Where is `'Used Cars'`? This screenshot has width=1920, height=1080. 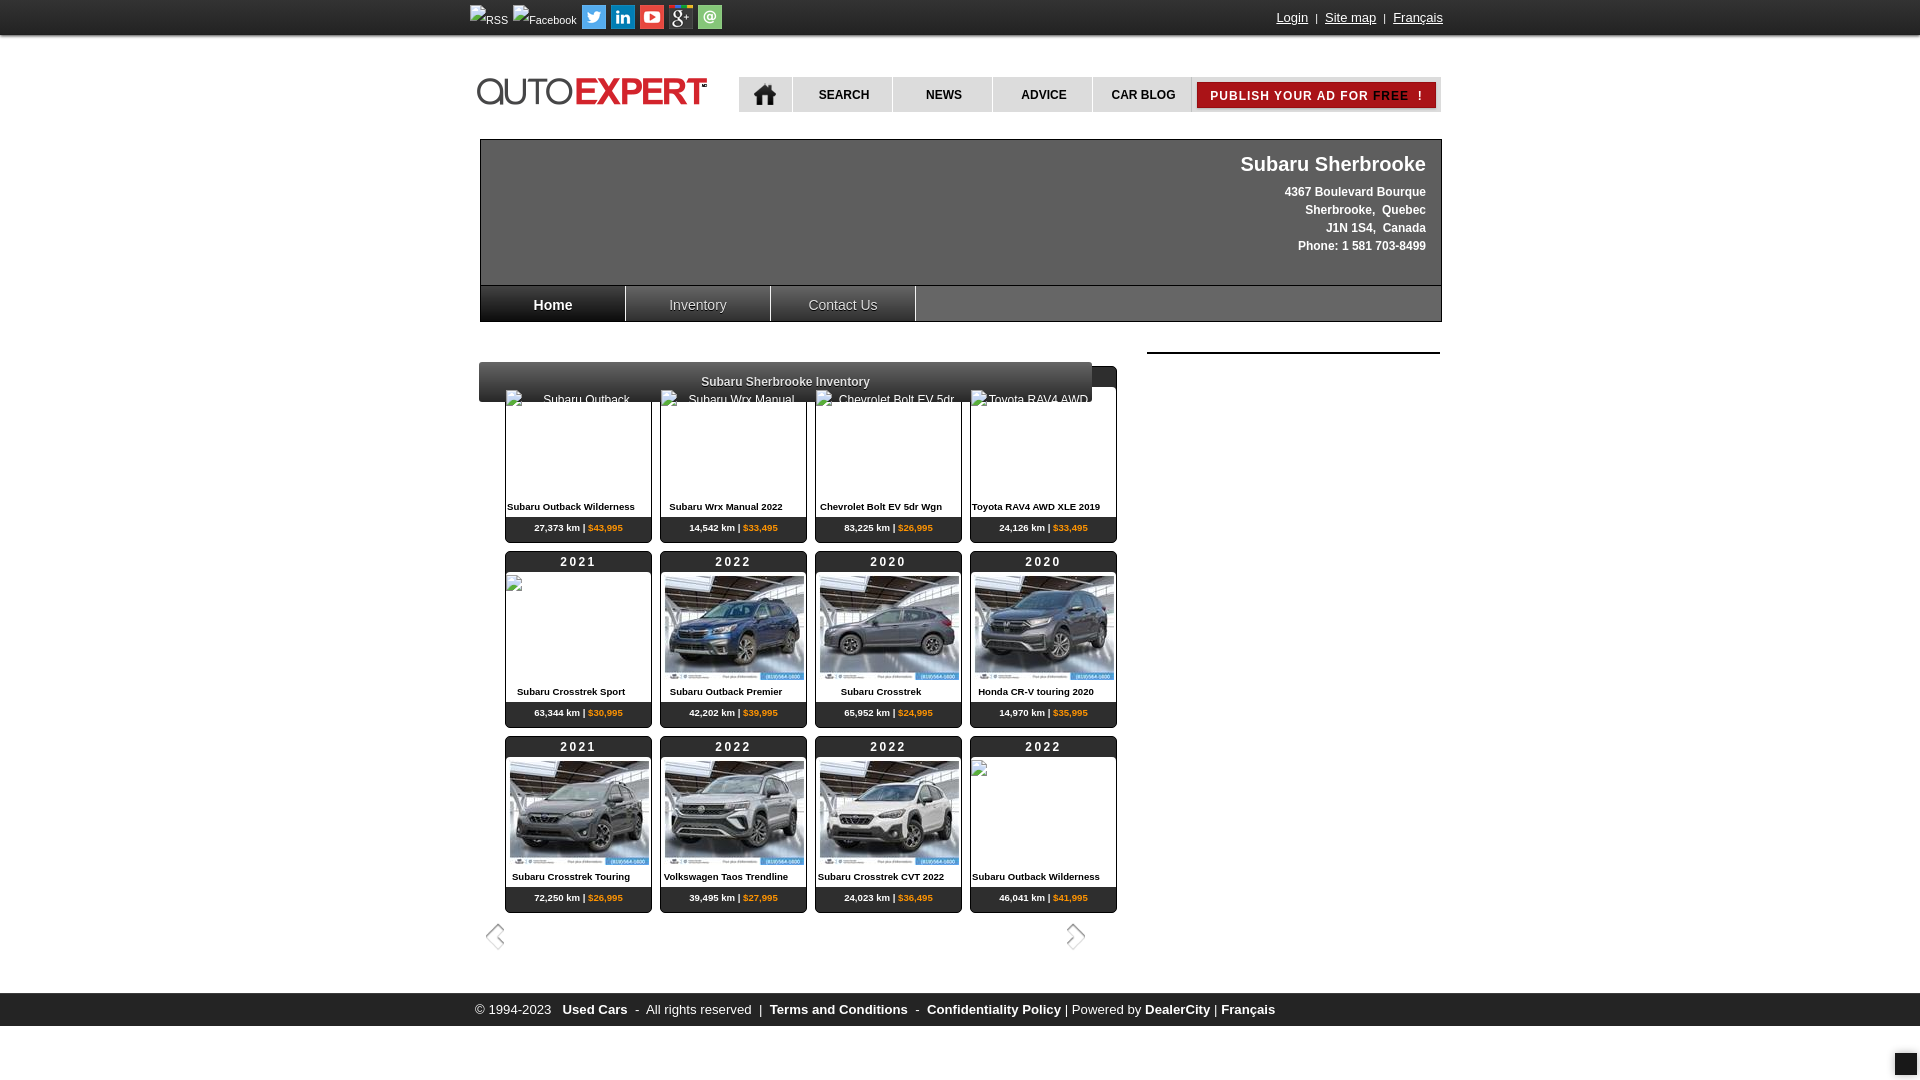
'Used Cars' is located at coordinates (593, 1009).